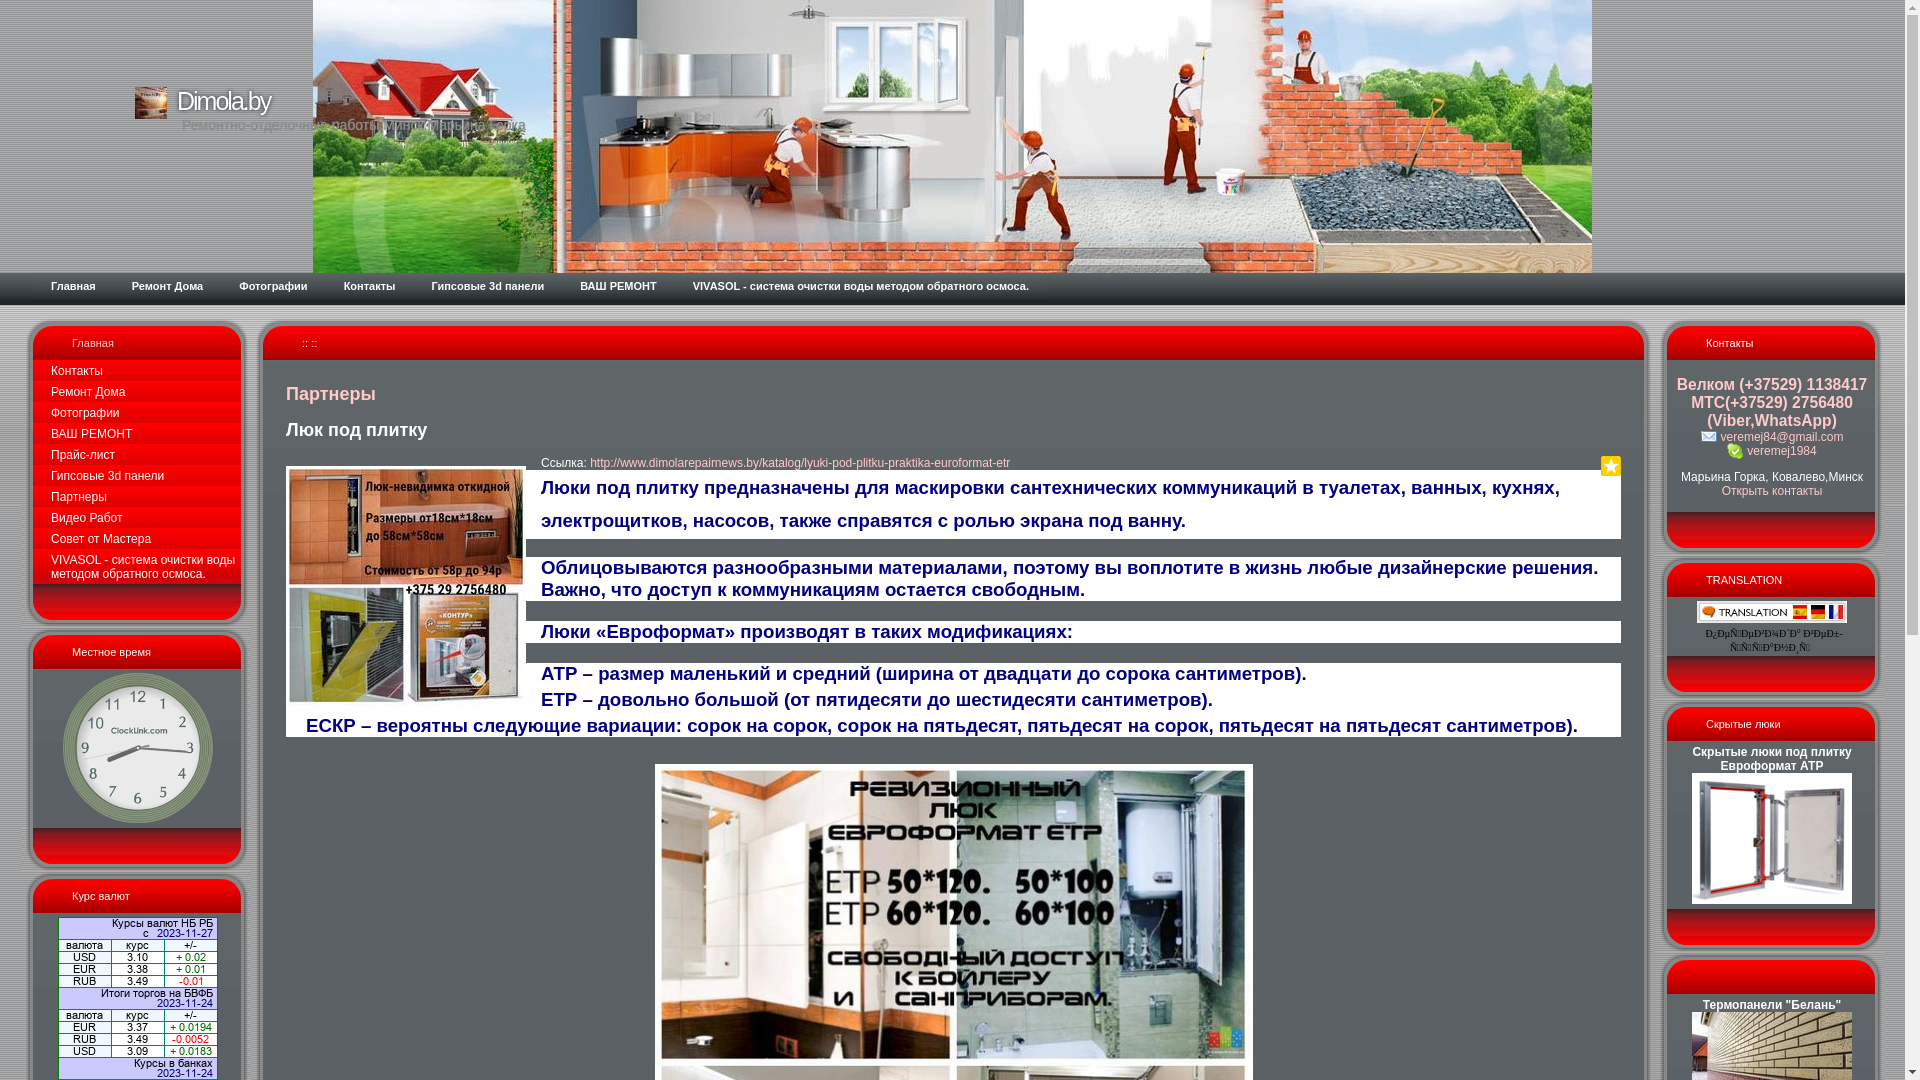  I want to click on 'veremej84@gmail.com', so click(1772, 435).